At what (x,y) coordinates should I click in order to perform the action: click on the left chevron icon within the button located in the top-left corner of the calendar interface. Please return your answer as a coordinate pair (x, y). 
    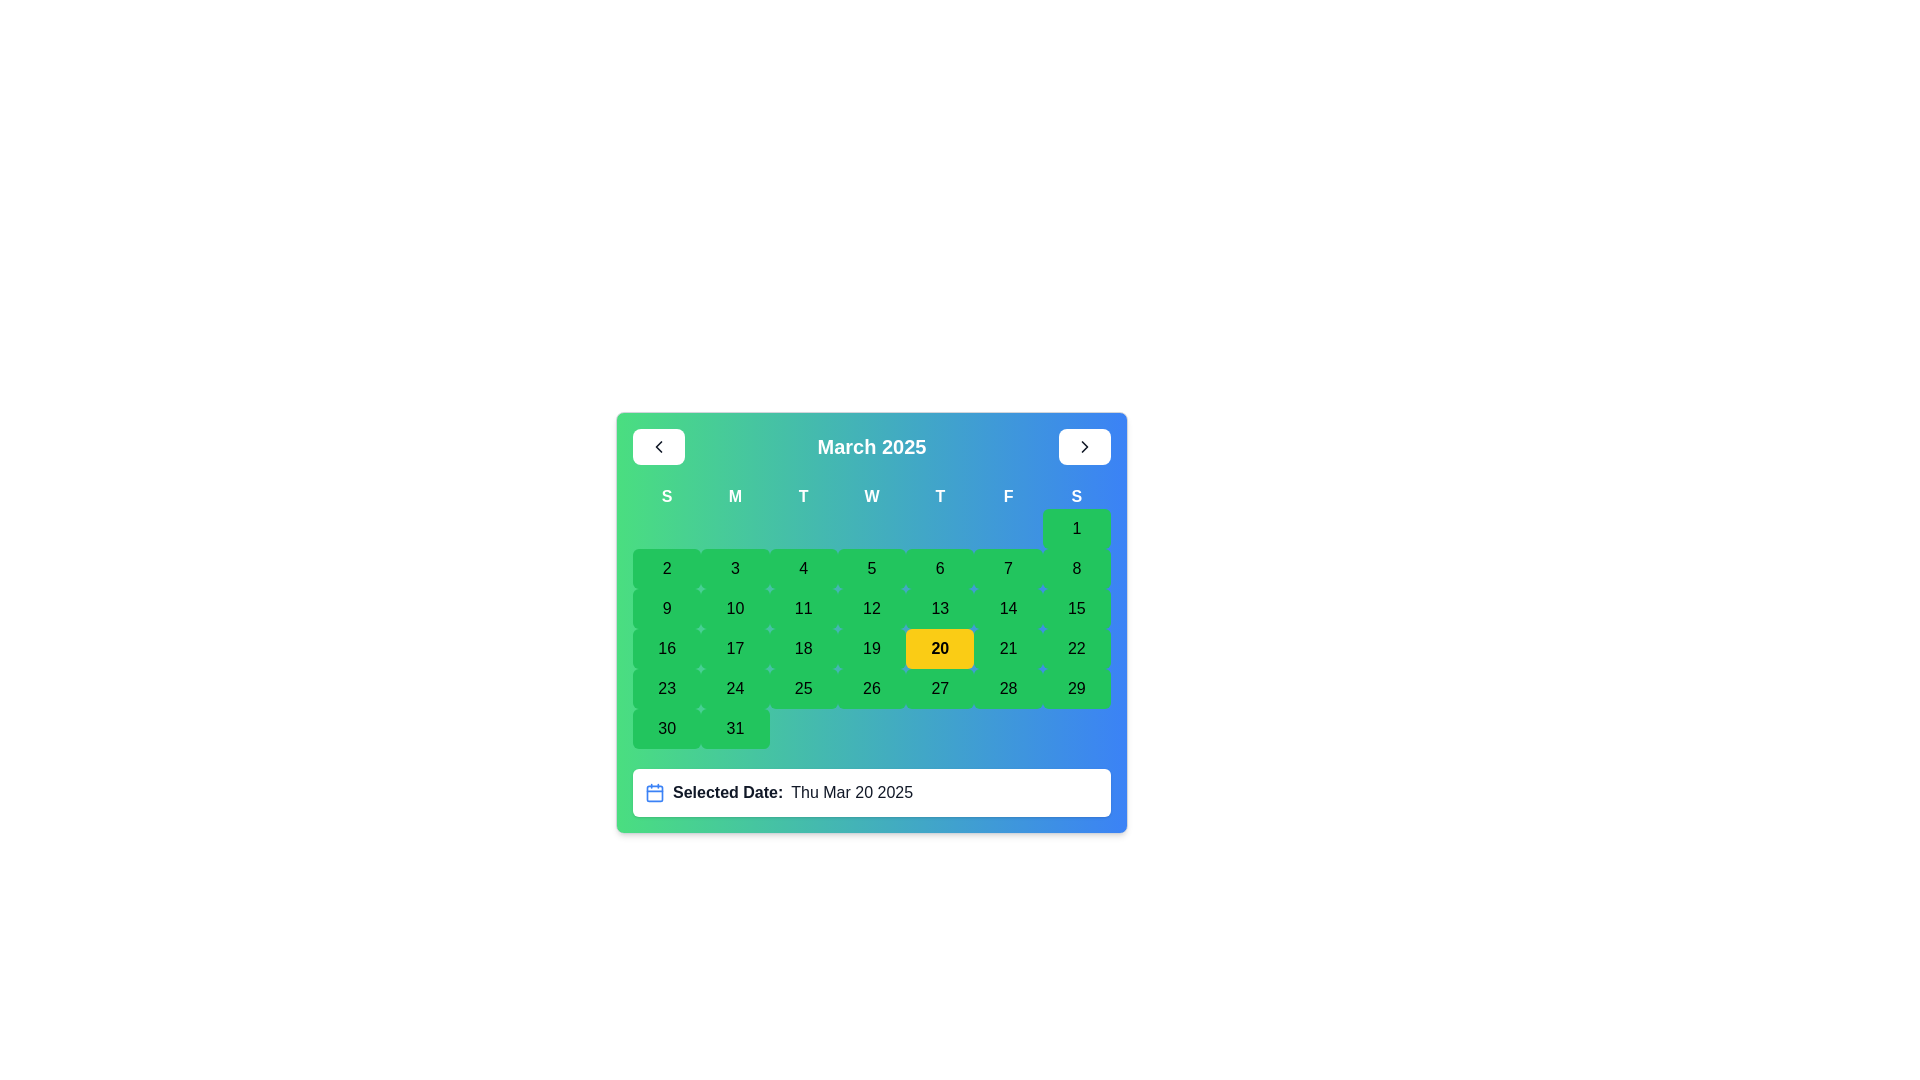
    Looking at the image, I should click on (658, 446).